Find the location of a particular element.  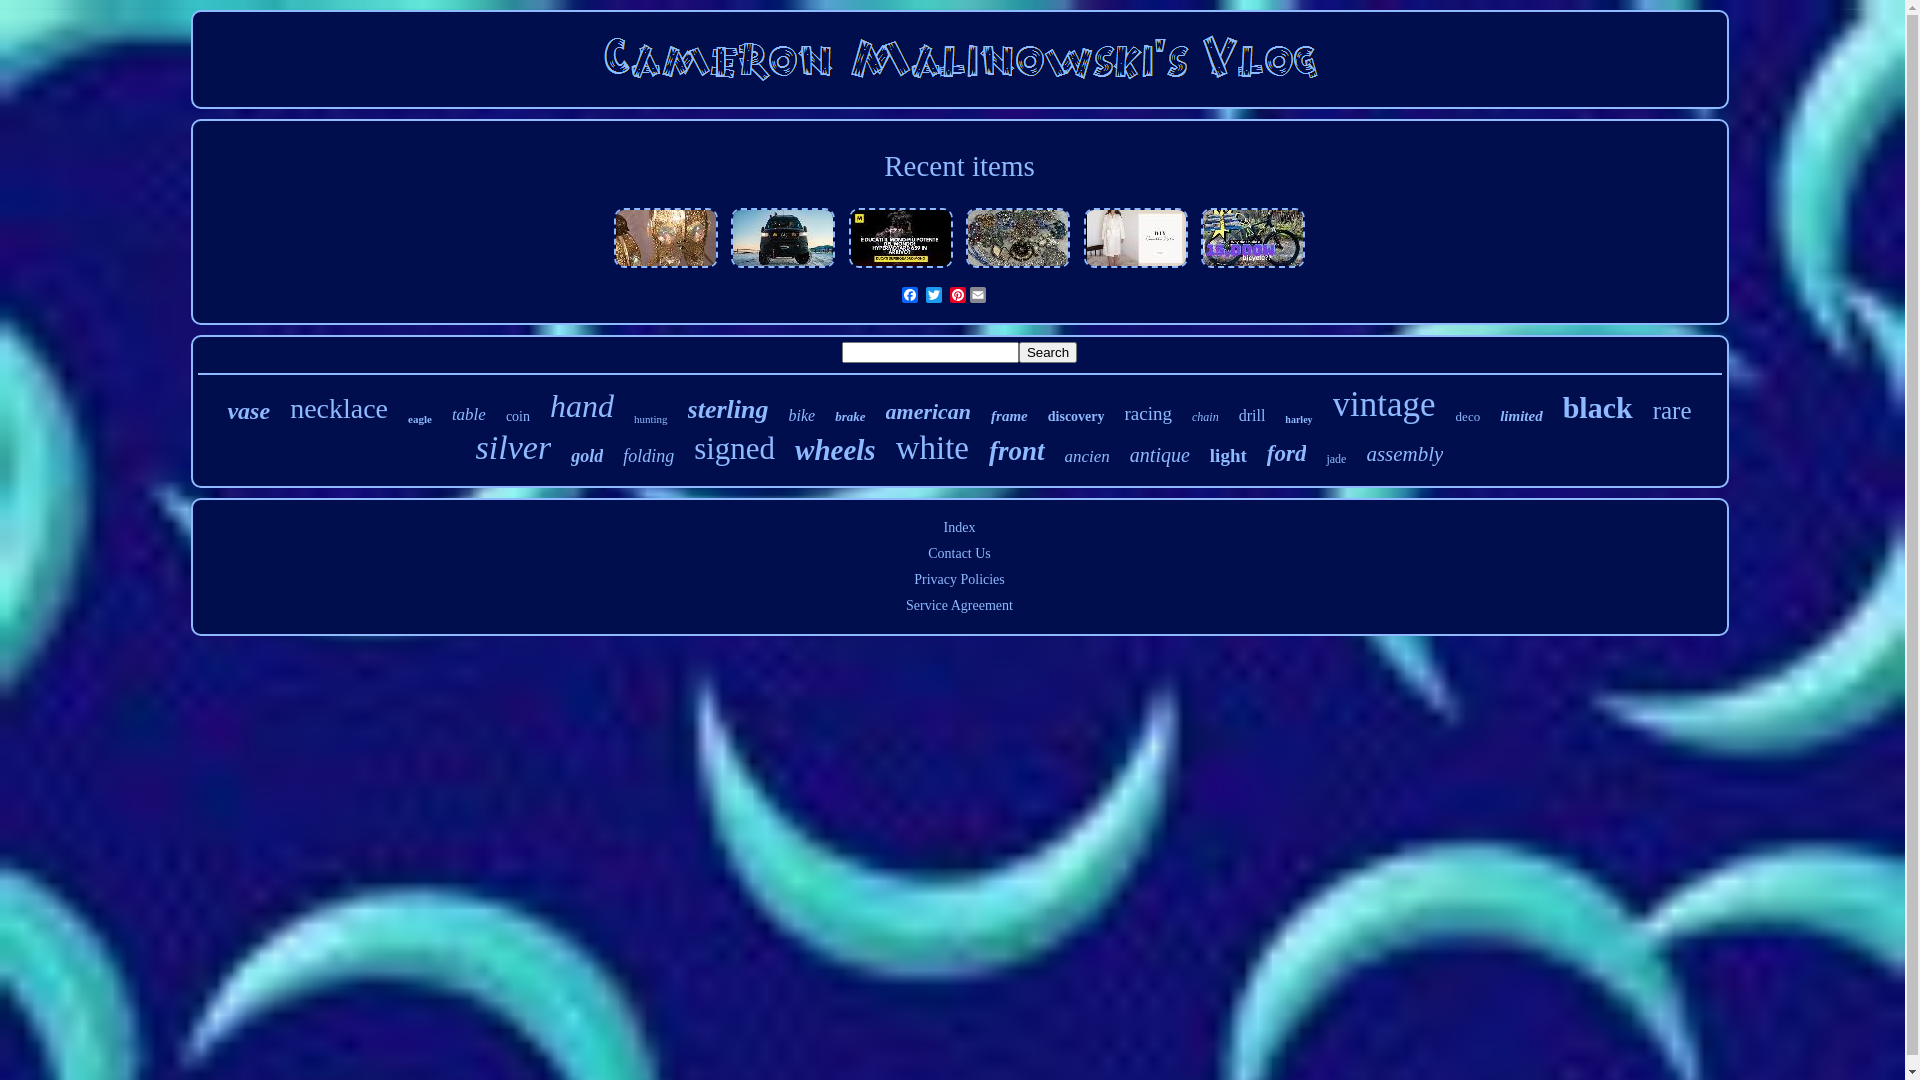

'brake' is located at coordinates (849, 415).